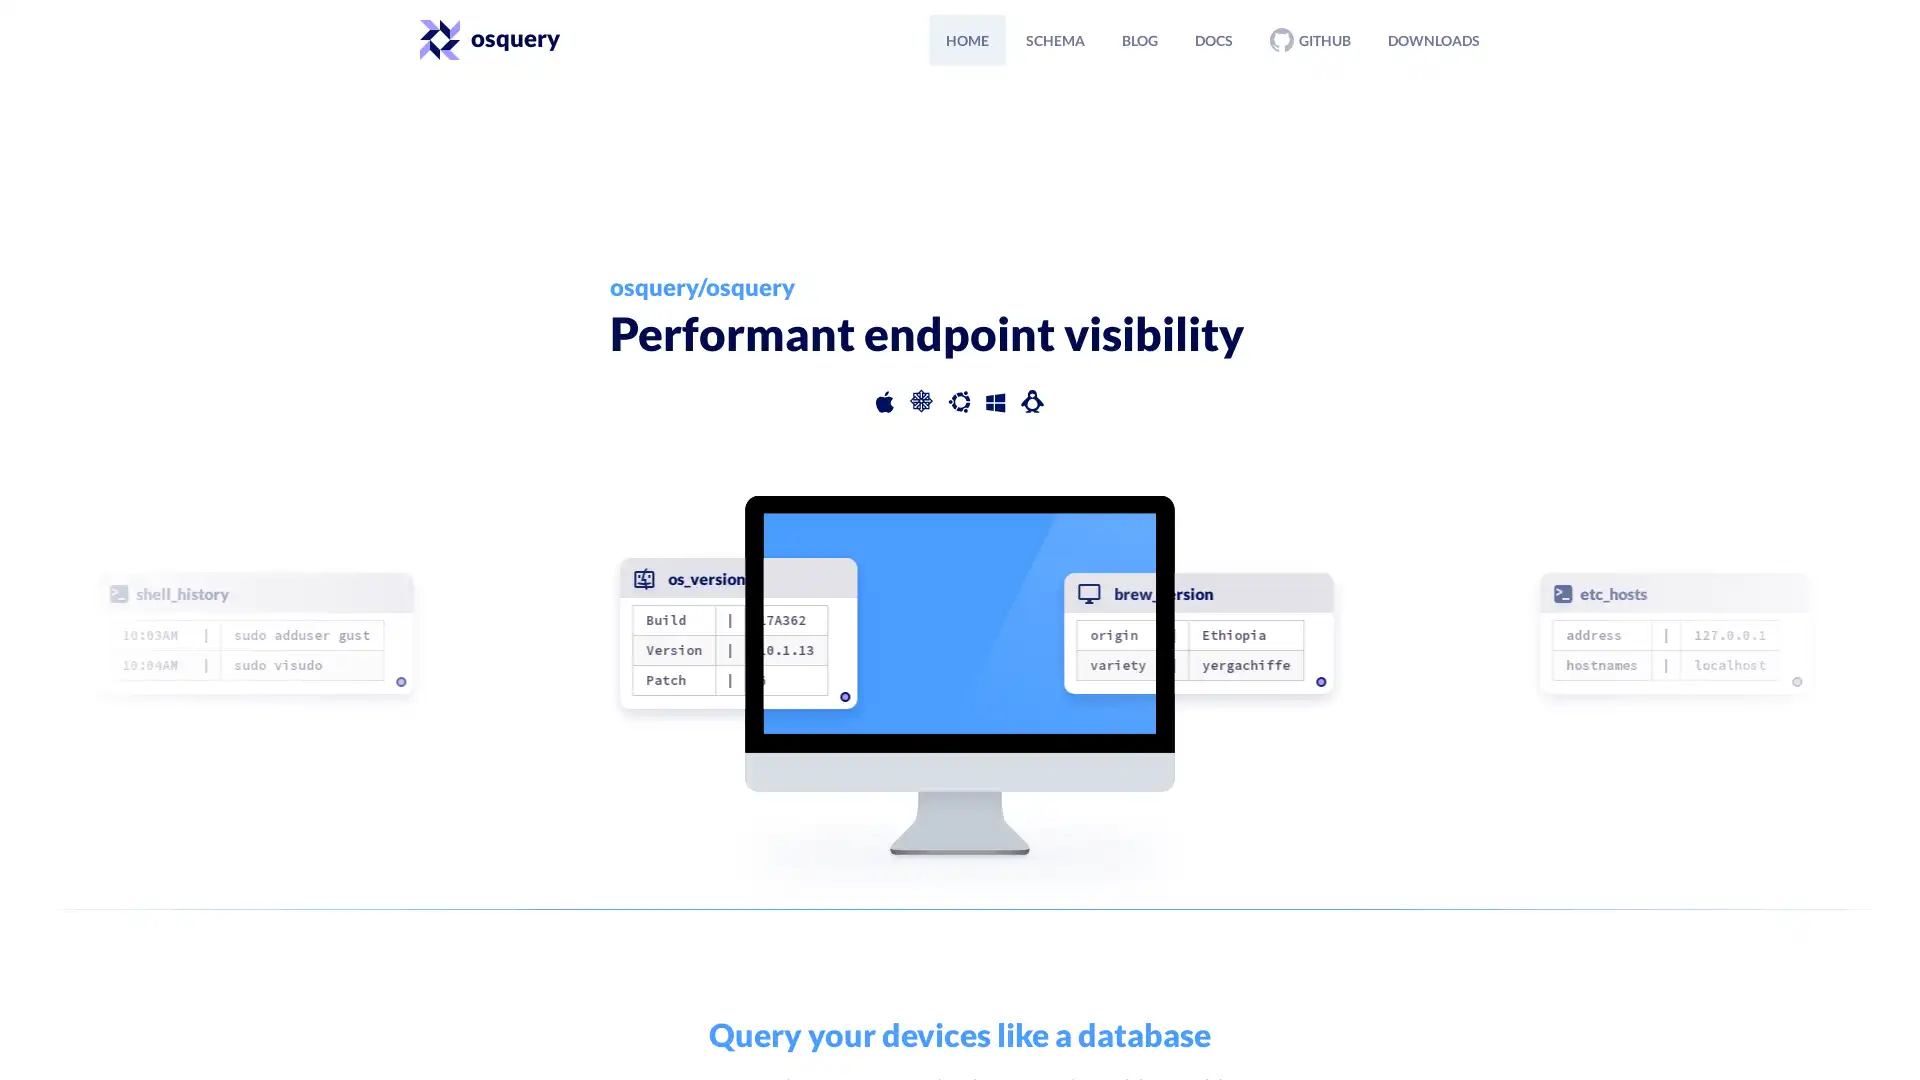  What do you see at coordinates (1140, 39) in the screenshot?
I see `BLOG` at bounding box center [1140, 39].